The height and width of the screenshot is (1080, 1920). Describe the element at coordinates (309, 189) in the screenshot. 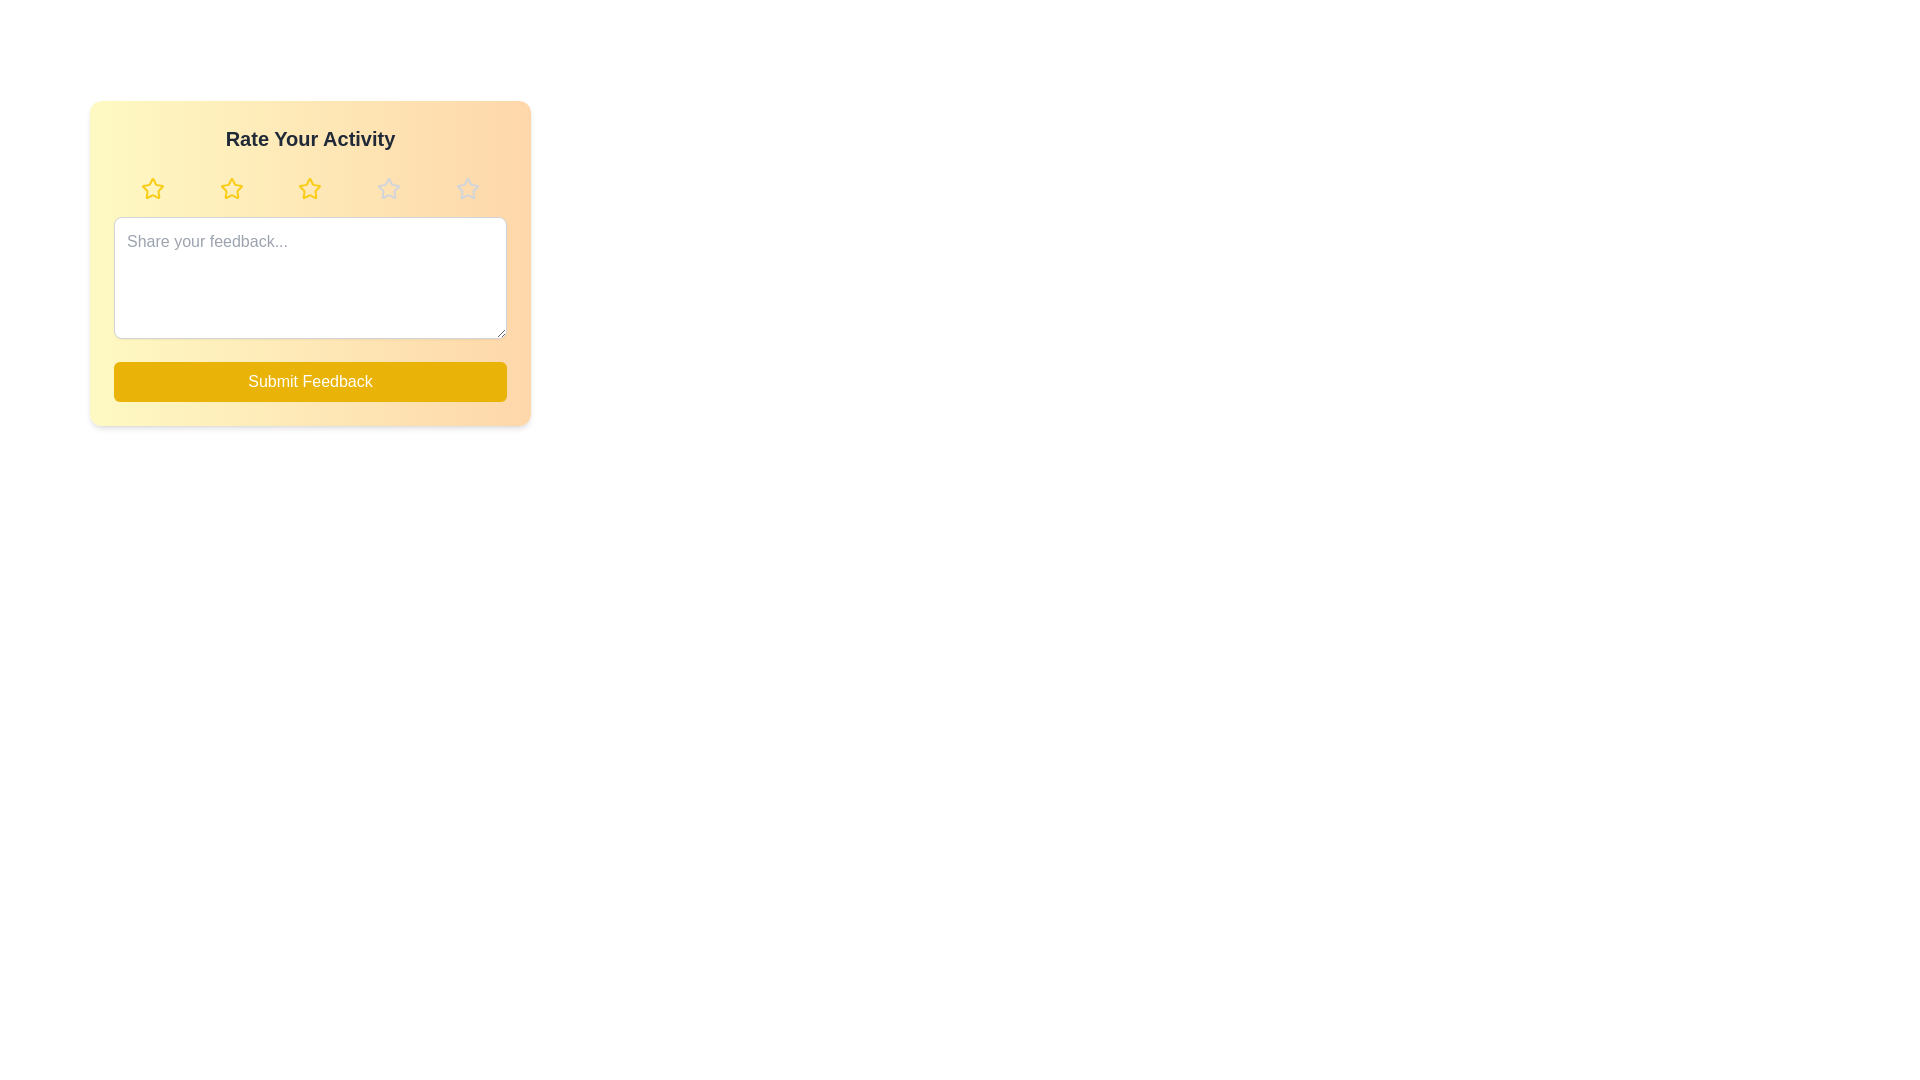

I see `the rating to 3 stars by clicking the corresponding star` at that location.